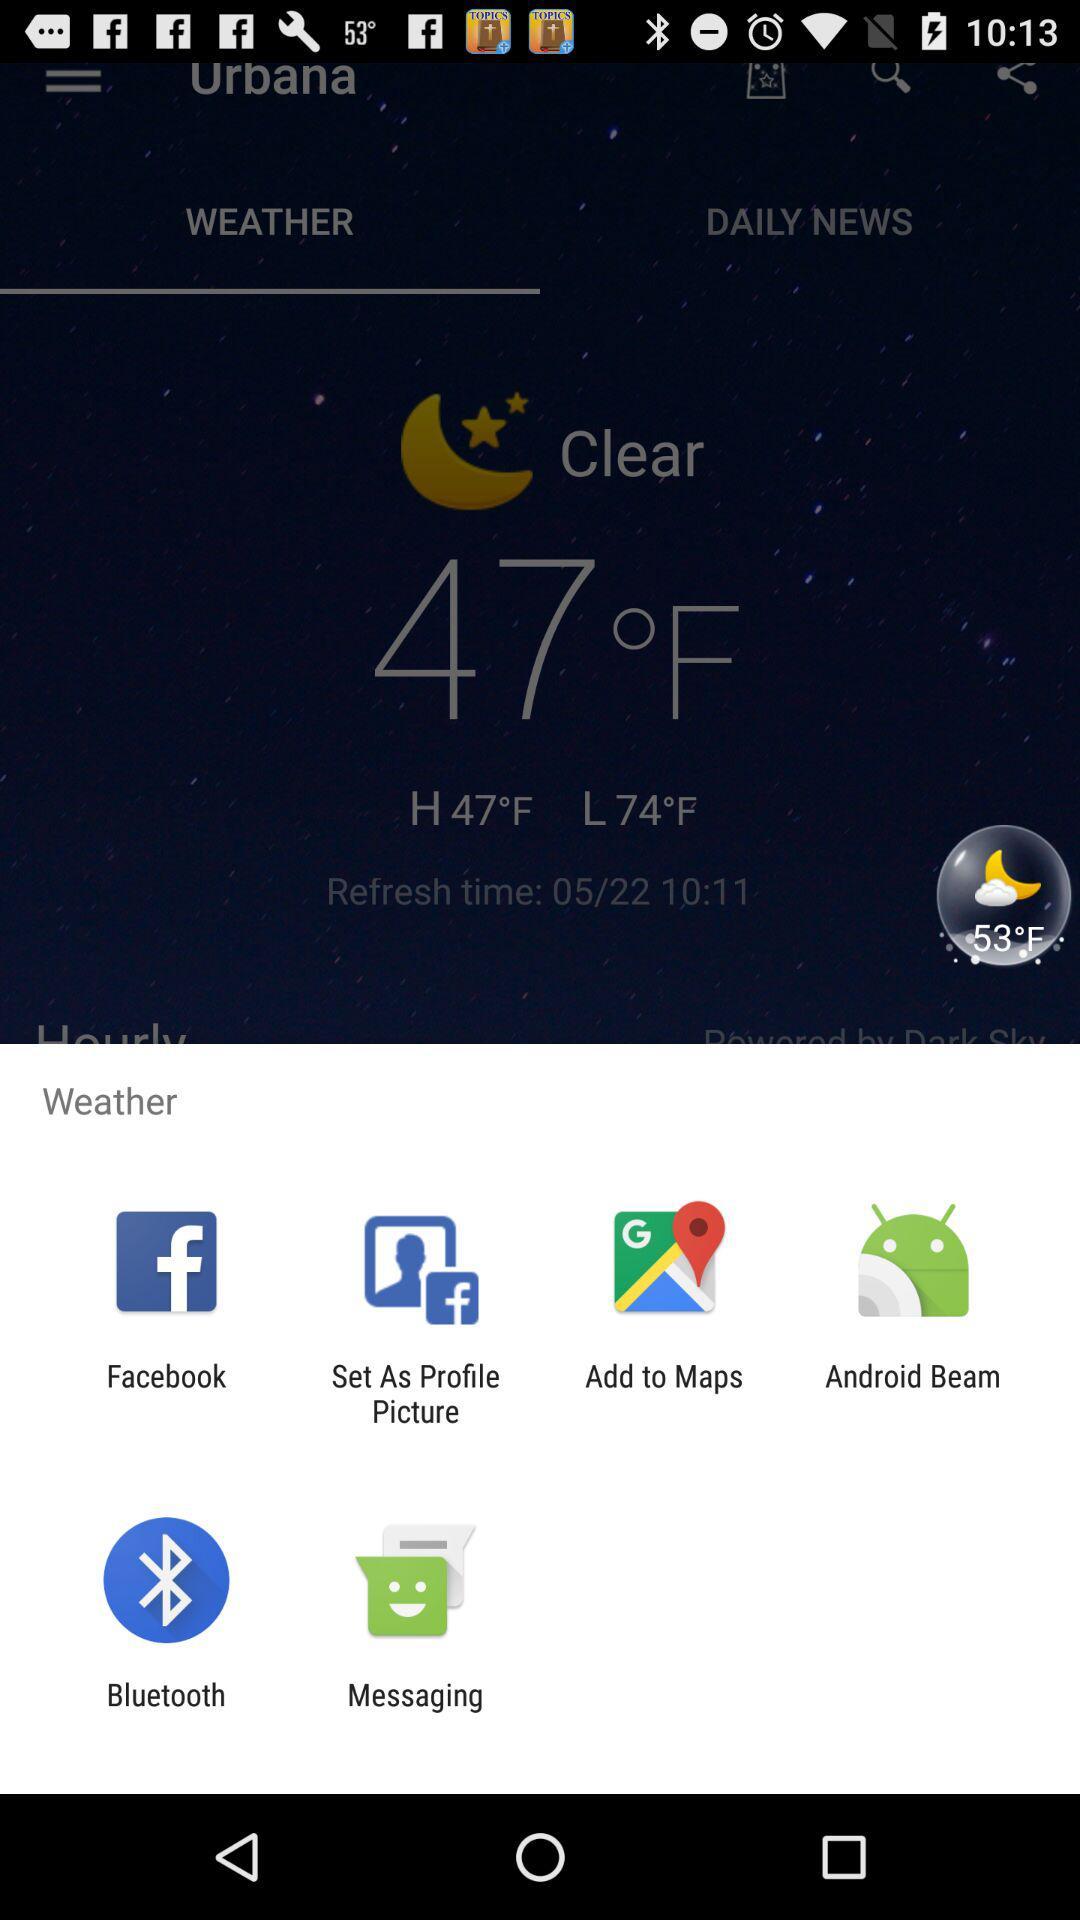 The width and height of the screenshot is (1080, 1920). I want to click on the facebook item, so click(165, 1392).